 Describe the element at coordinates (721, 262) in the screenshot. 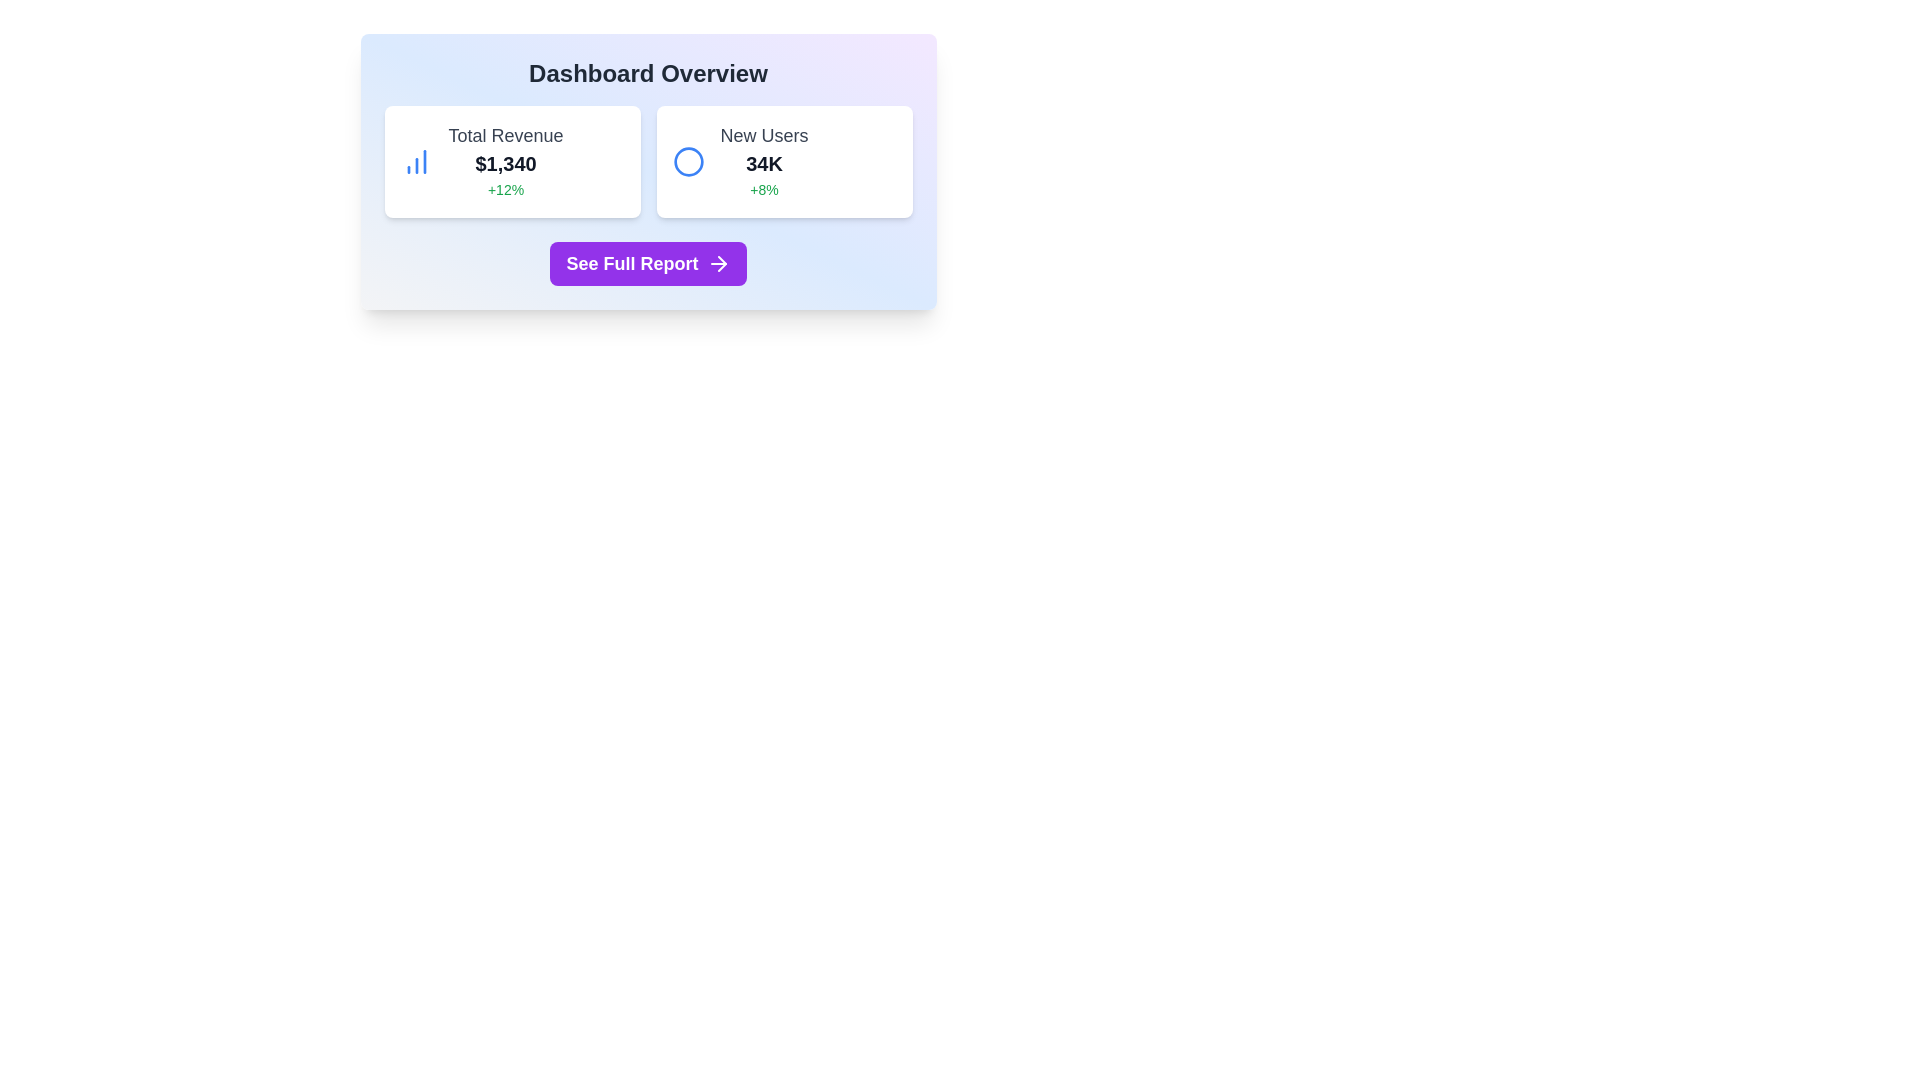

I see `the downward-pointing arrow icon integrated into the 'See Full Report' button to interact with the button` at that location.